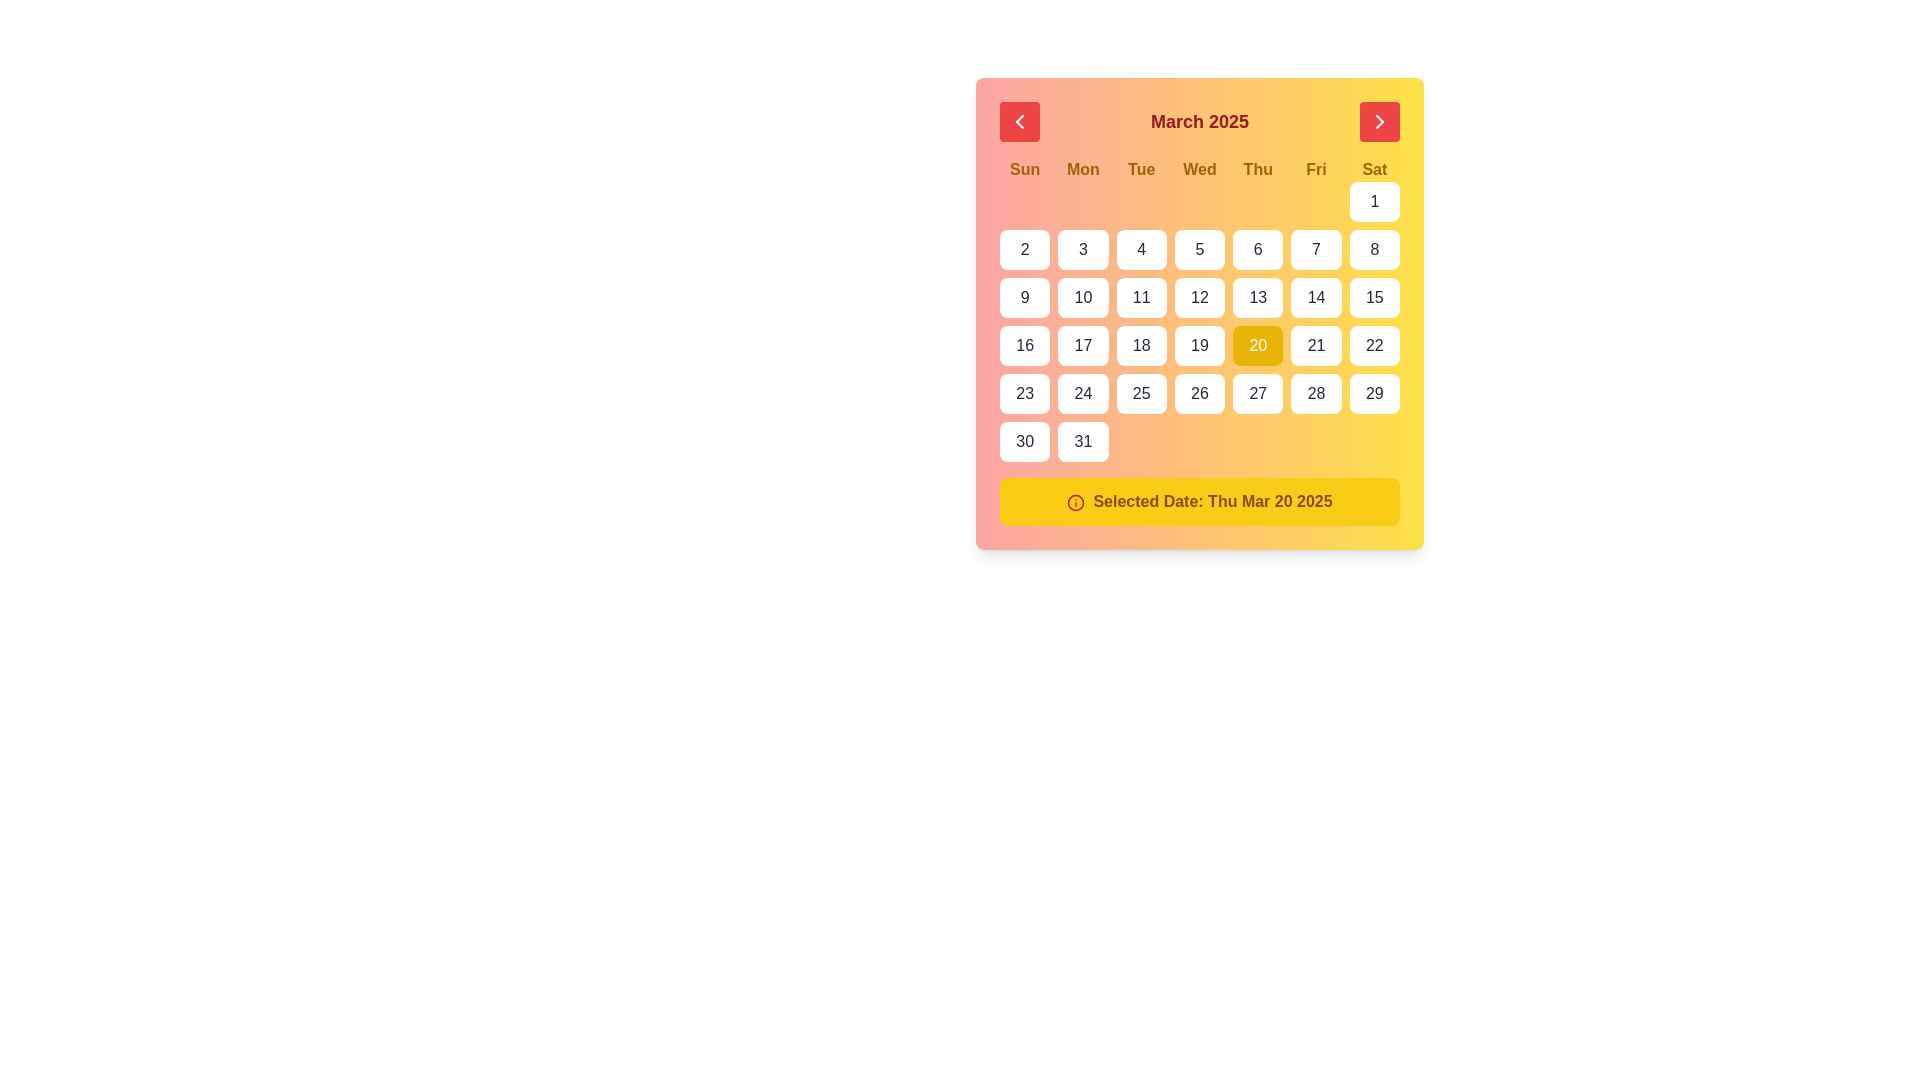  What do you see at coordinates (1257, 297) in the screenshot?
I see `the selectable button representing the 13th day in the calendar to trigger the hover effect` at bounding box center [1257, 297].